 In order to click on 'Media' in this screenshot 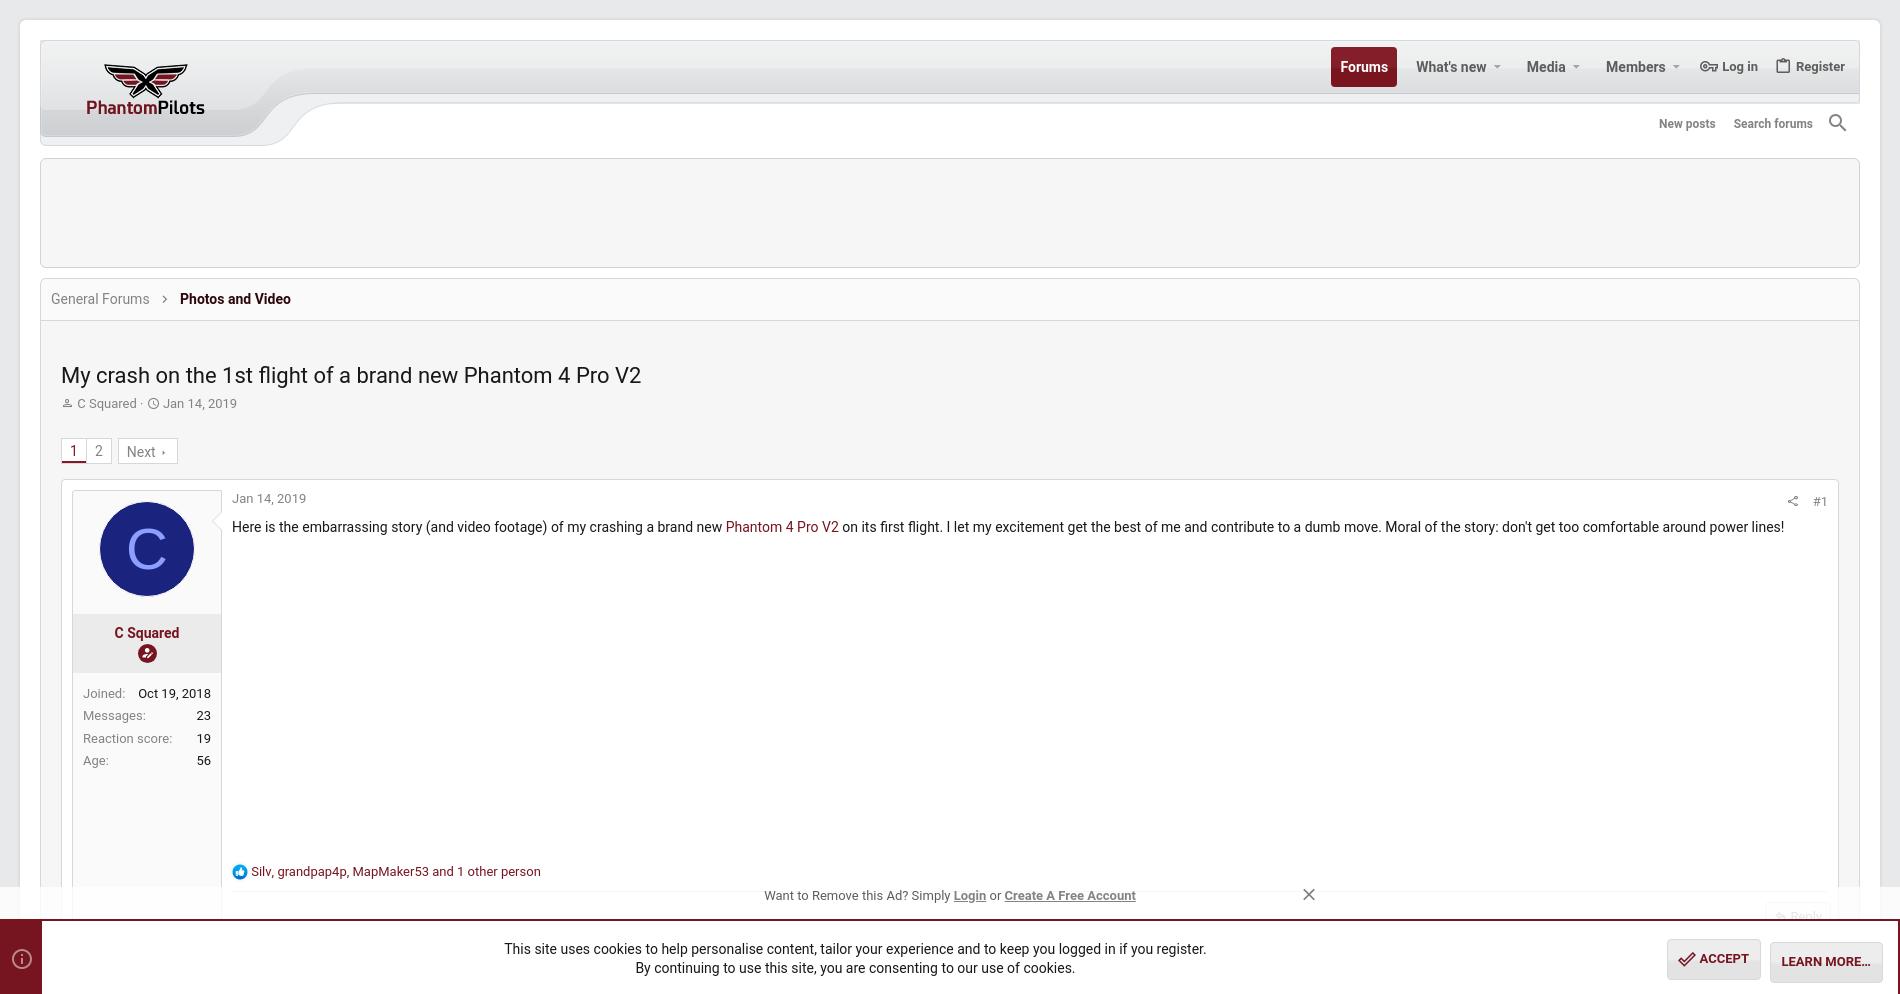, I will do `click(1498, 65)`.